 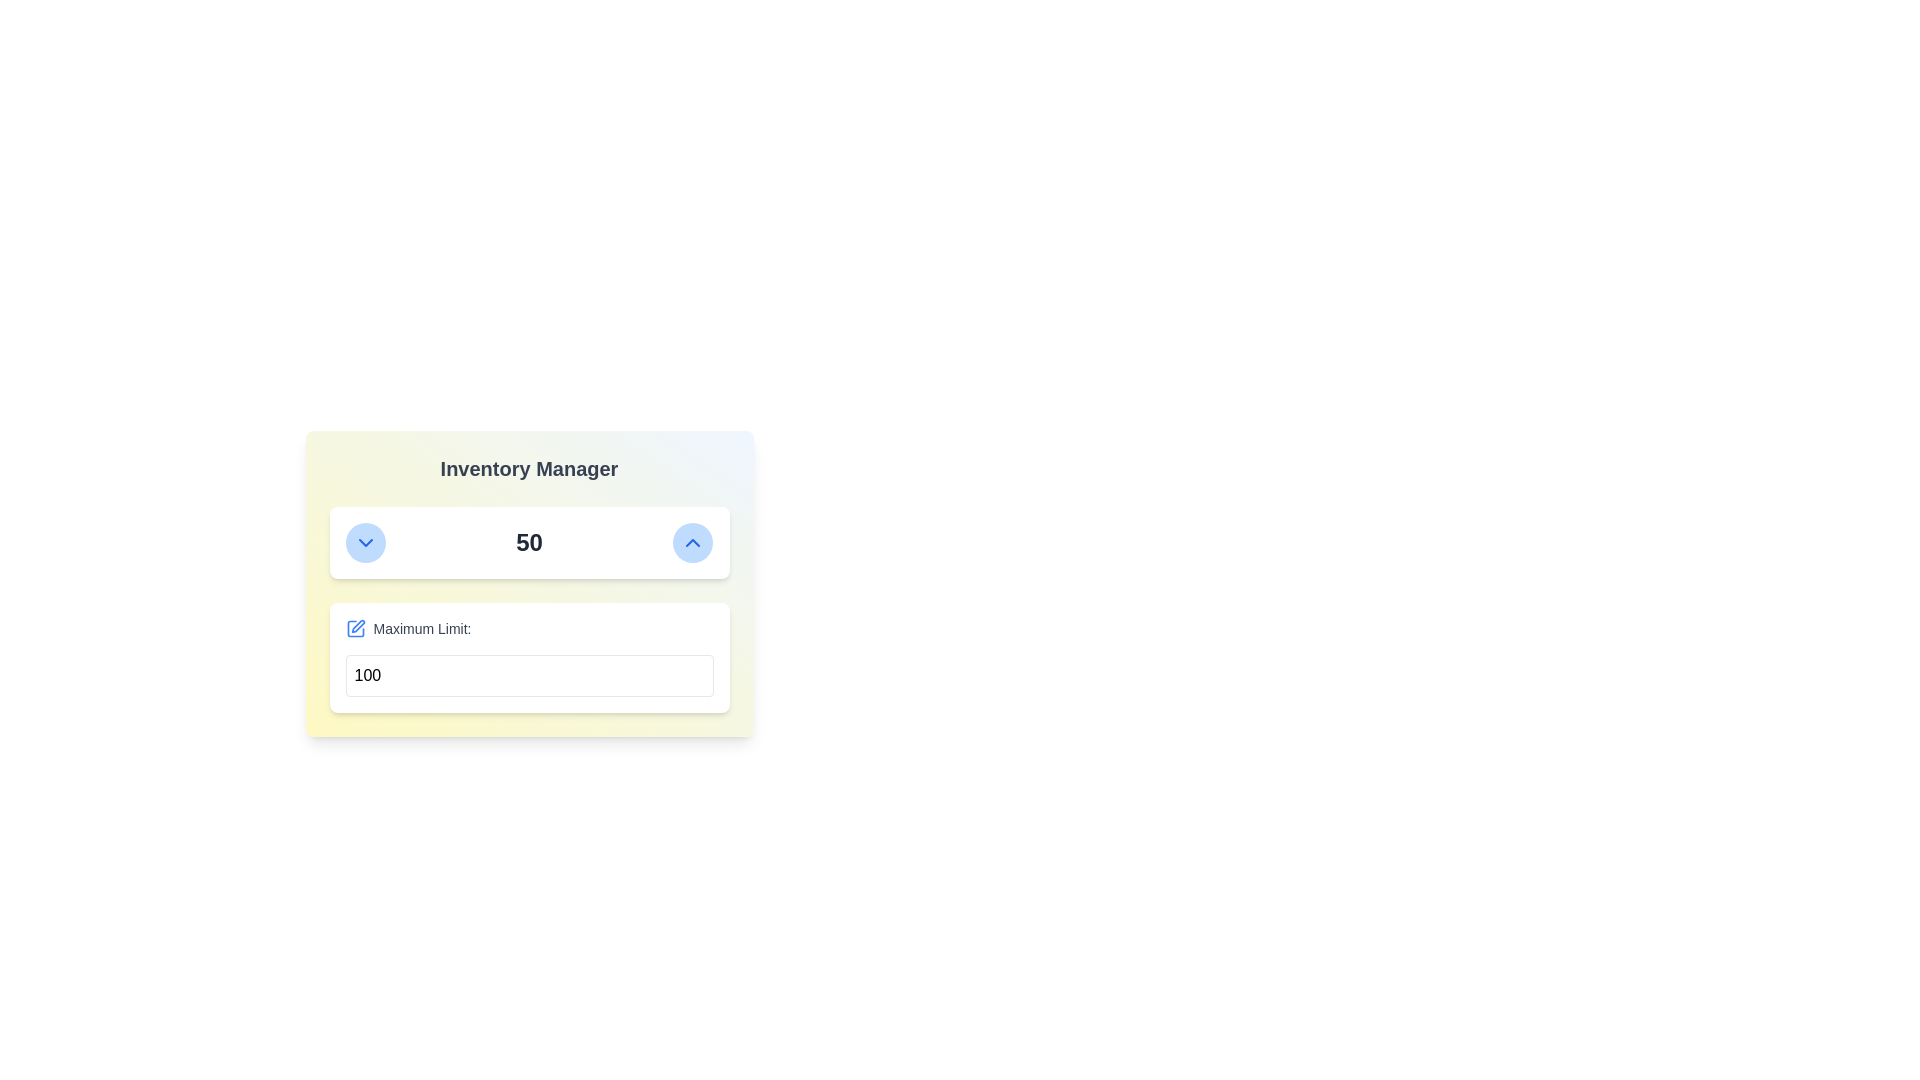 I want to click on the blue chevron-down icon button located on the right side of the row containing the number 50 in the 'Inventory Manager' card, so click(x=365, y=543).